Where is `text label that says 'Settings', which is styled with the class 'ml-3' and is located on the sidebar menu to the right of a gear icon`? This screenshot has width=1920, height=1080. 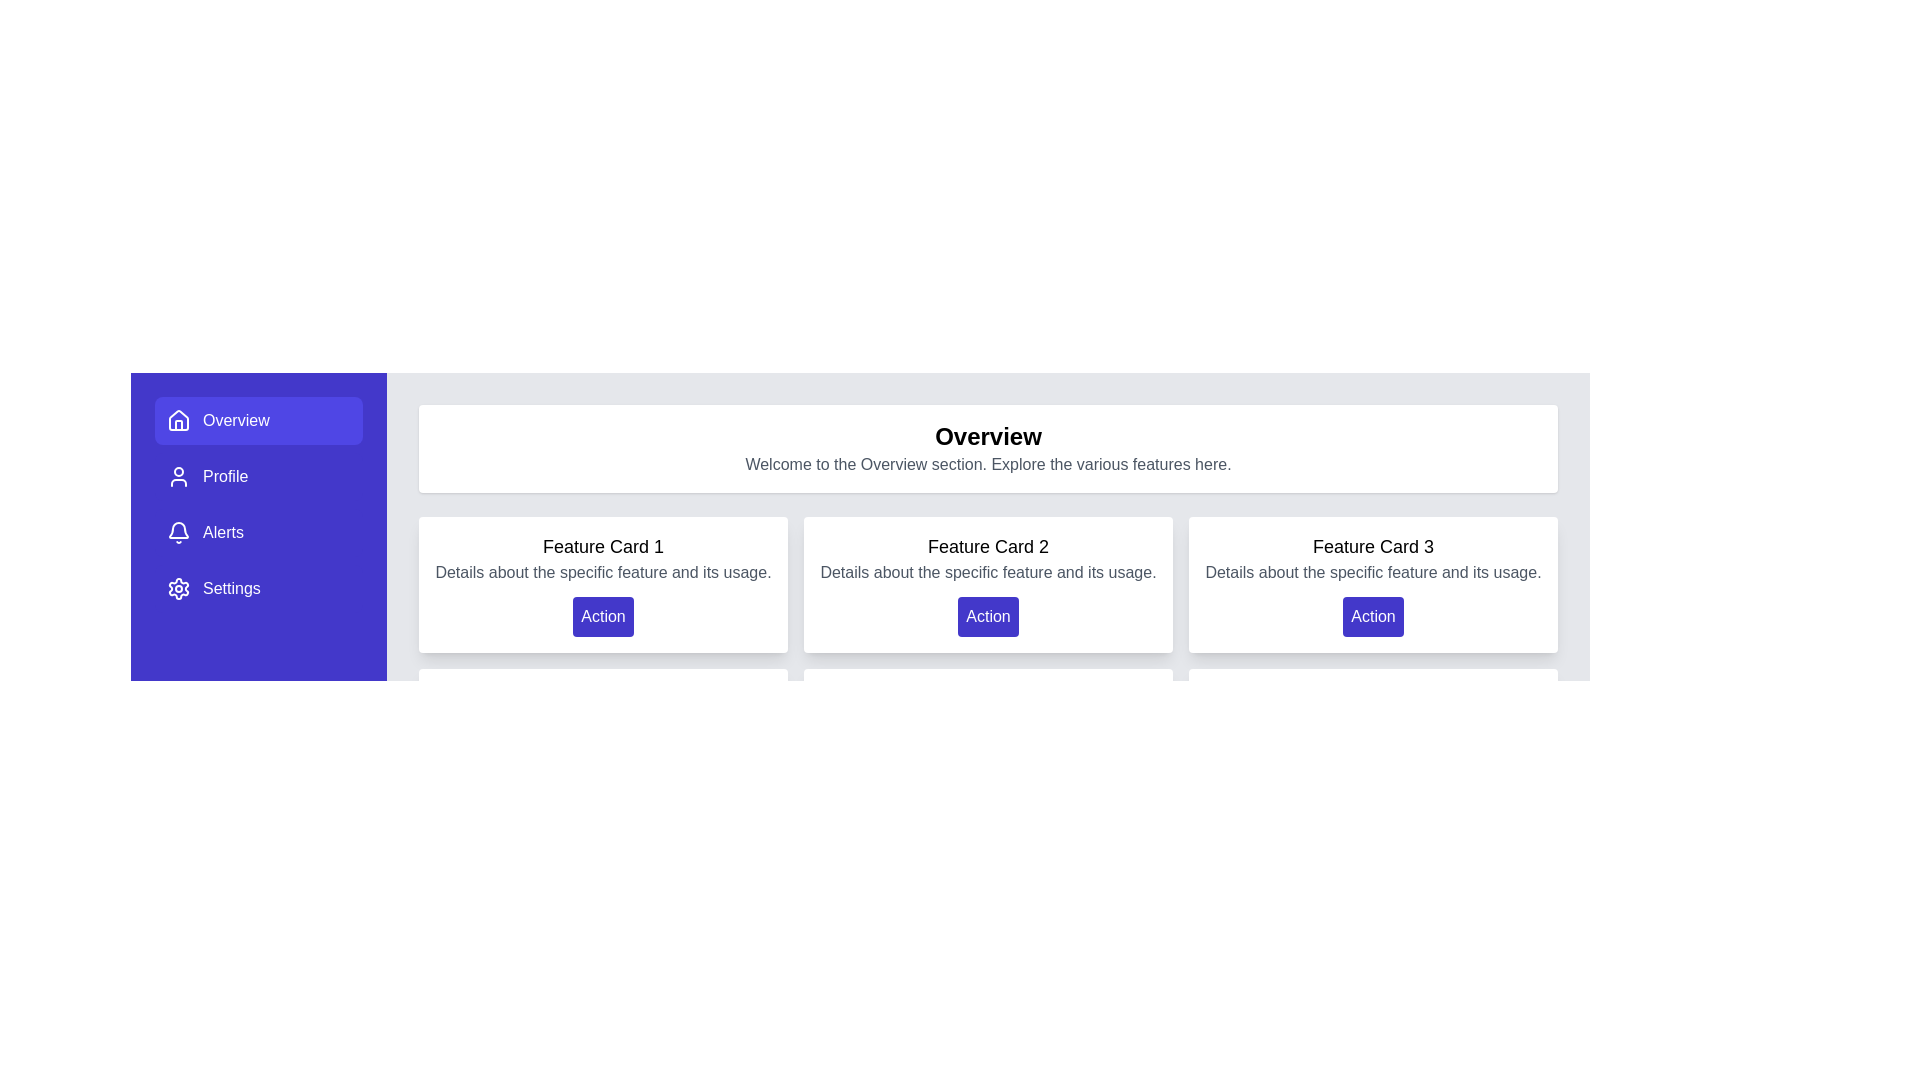 text label that says 'Settings', which is styled with the class 'ml-3' and is located on the sidebar menu to the right of a gear icon is located at coordinates (231, 588).